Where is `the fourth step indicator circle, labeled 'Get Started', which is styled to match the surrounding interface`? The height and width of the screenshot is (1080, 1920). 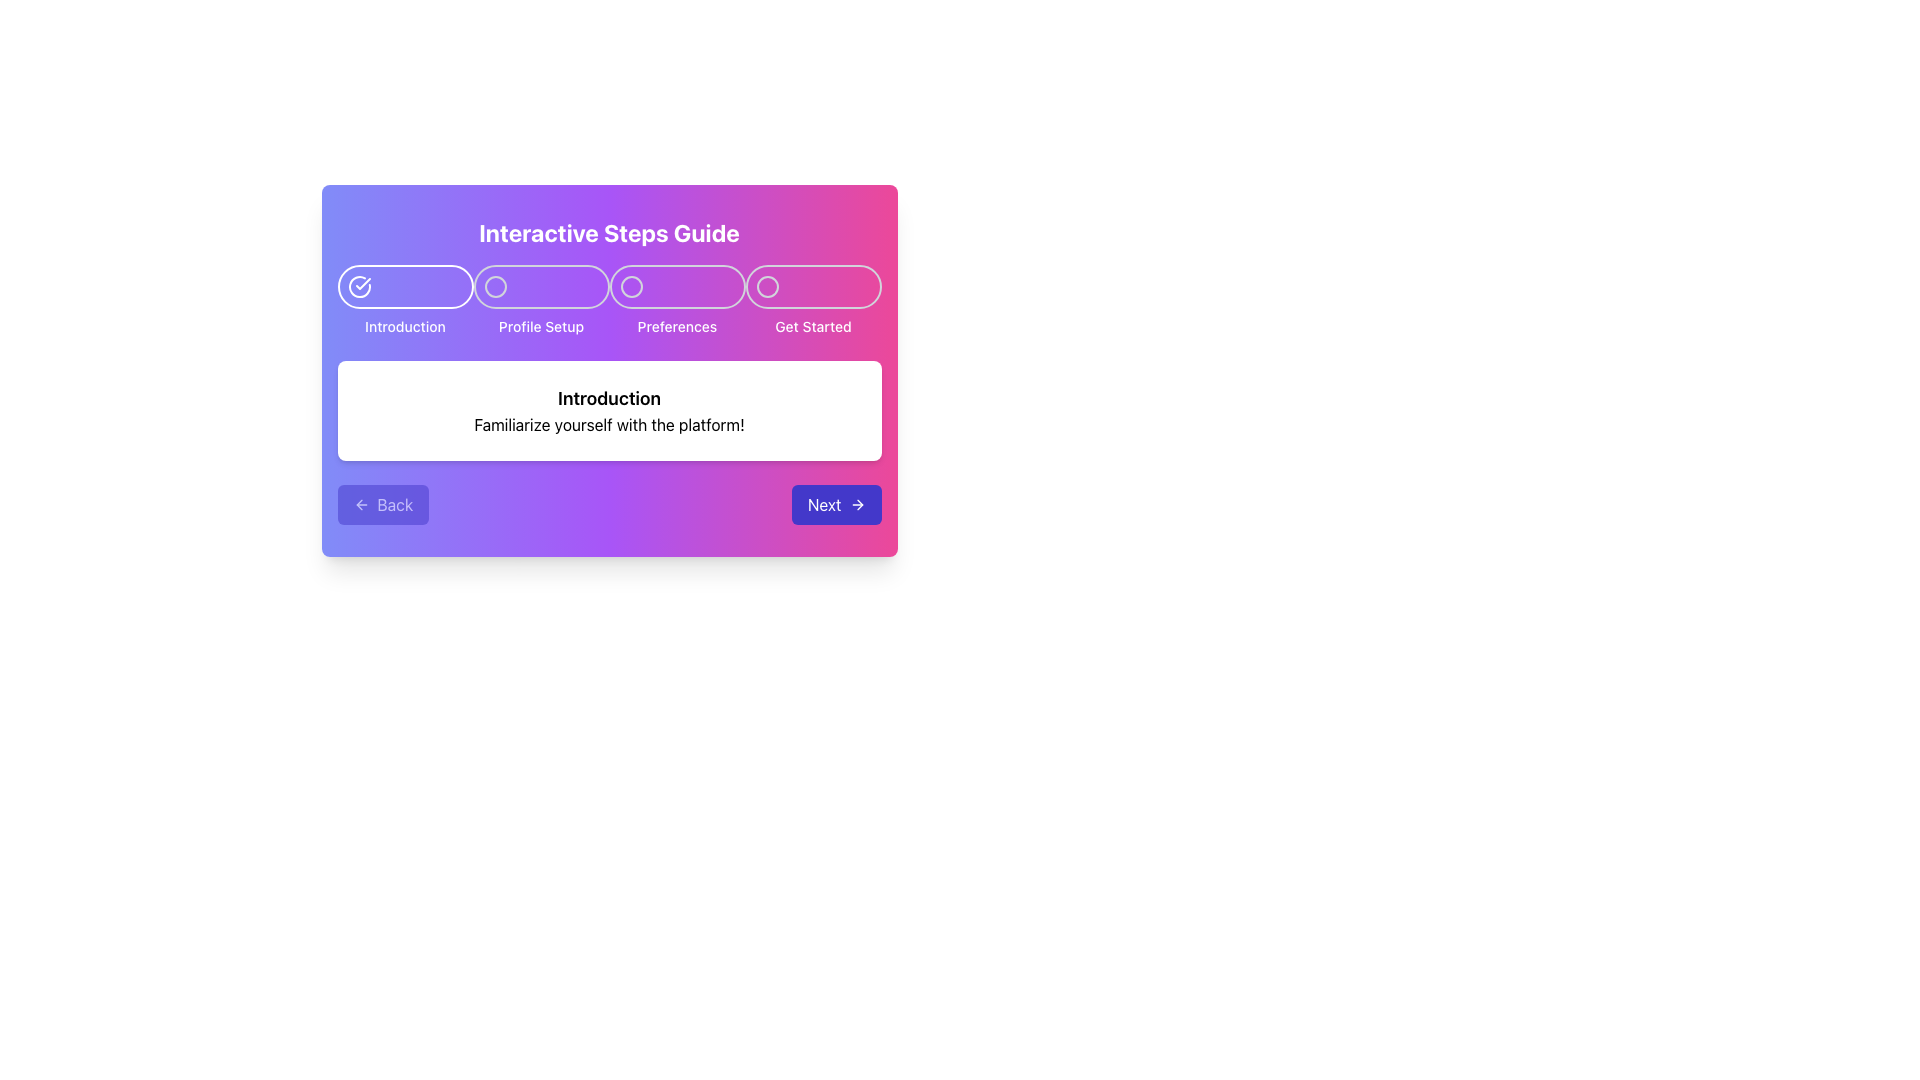
the fourth step indicator circle, labeled 'Get Started', which is styled to match the surrounding interface is located at coordinates (766, 286).